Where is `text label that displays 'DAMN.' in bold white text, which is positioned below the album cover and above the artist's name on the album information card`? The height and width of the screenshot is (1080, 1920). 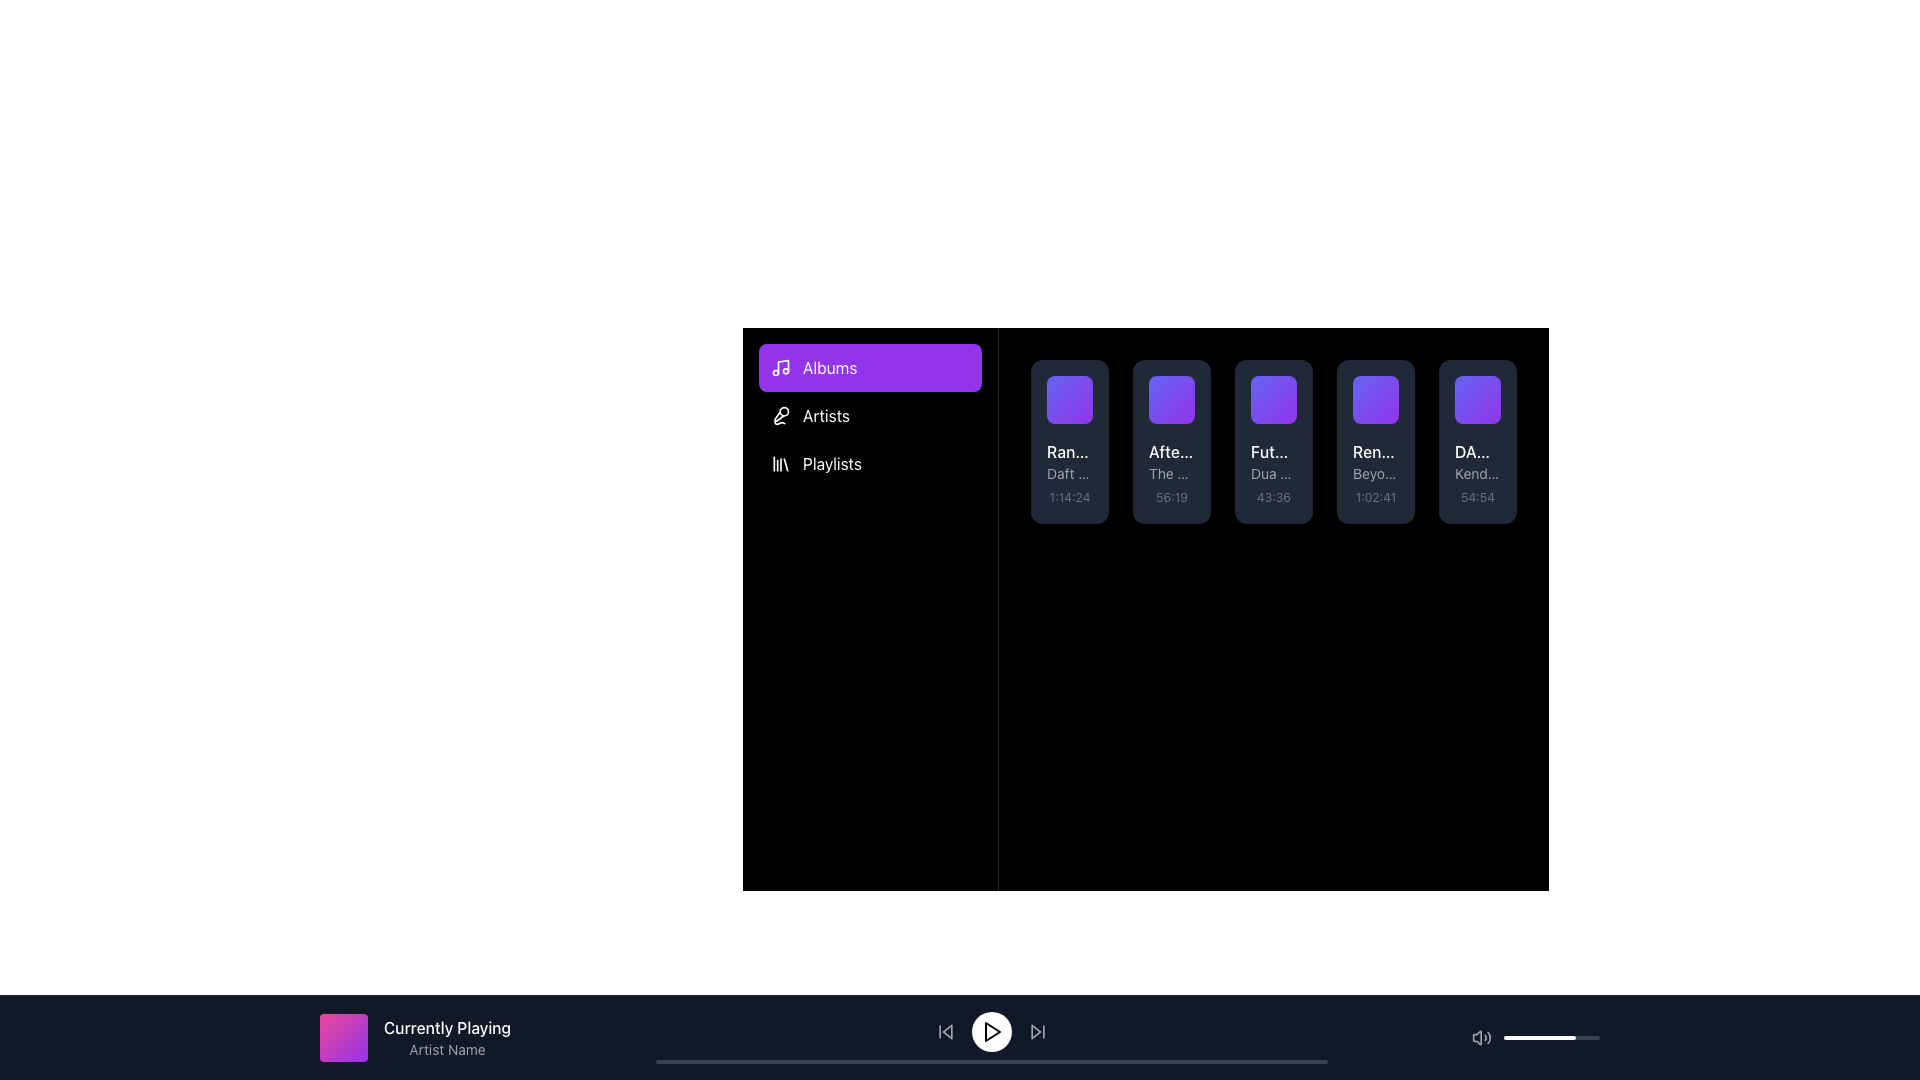 text label that displays 'DAMN.' in bold white text, which is positioned below the album cover and above the artist's name on the album information card is located at coordinates (1478, 451).